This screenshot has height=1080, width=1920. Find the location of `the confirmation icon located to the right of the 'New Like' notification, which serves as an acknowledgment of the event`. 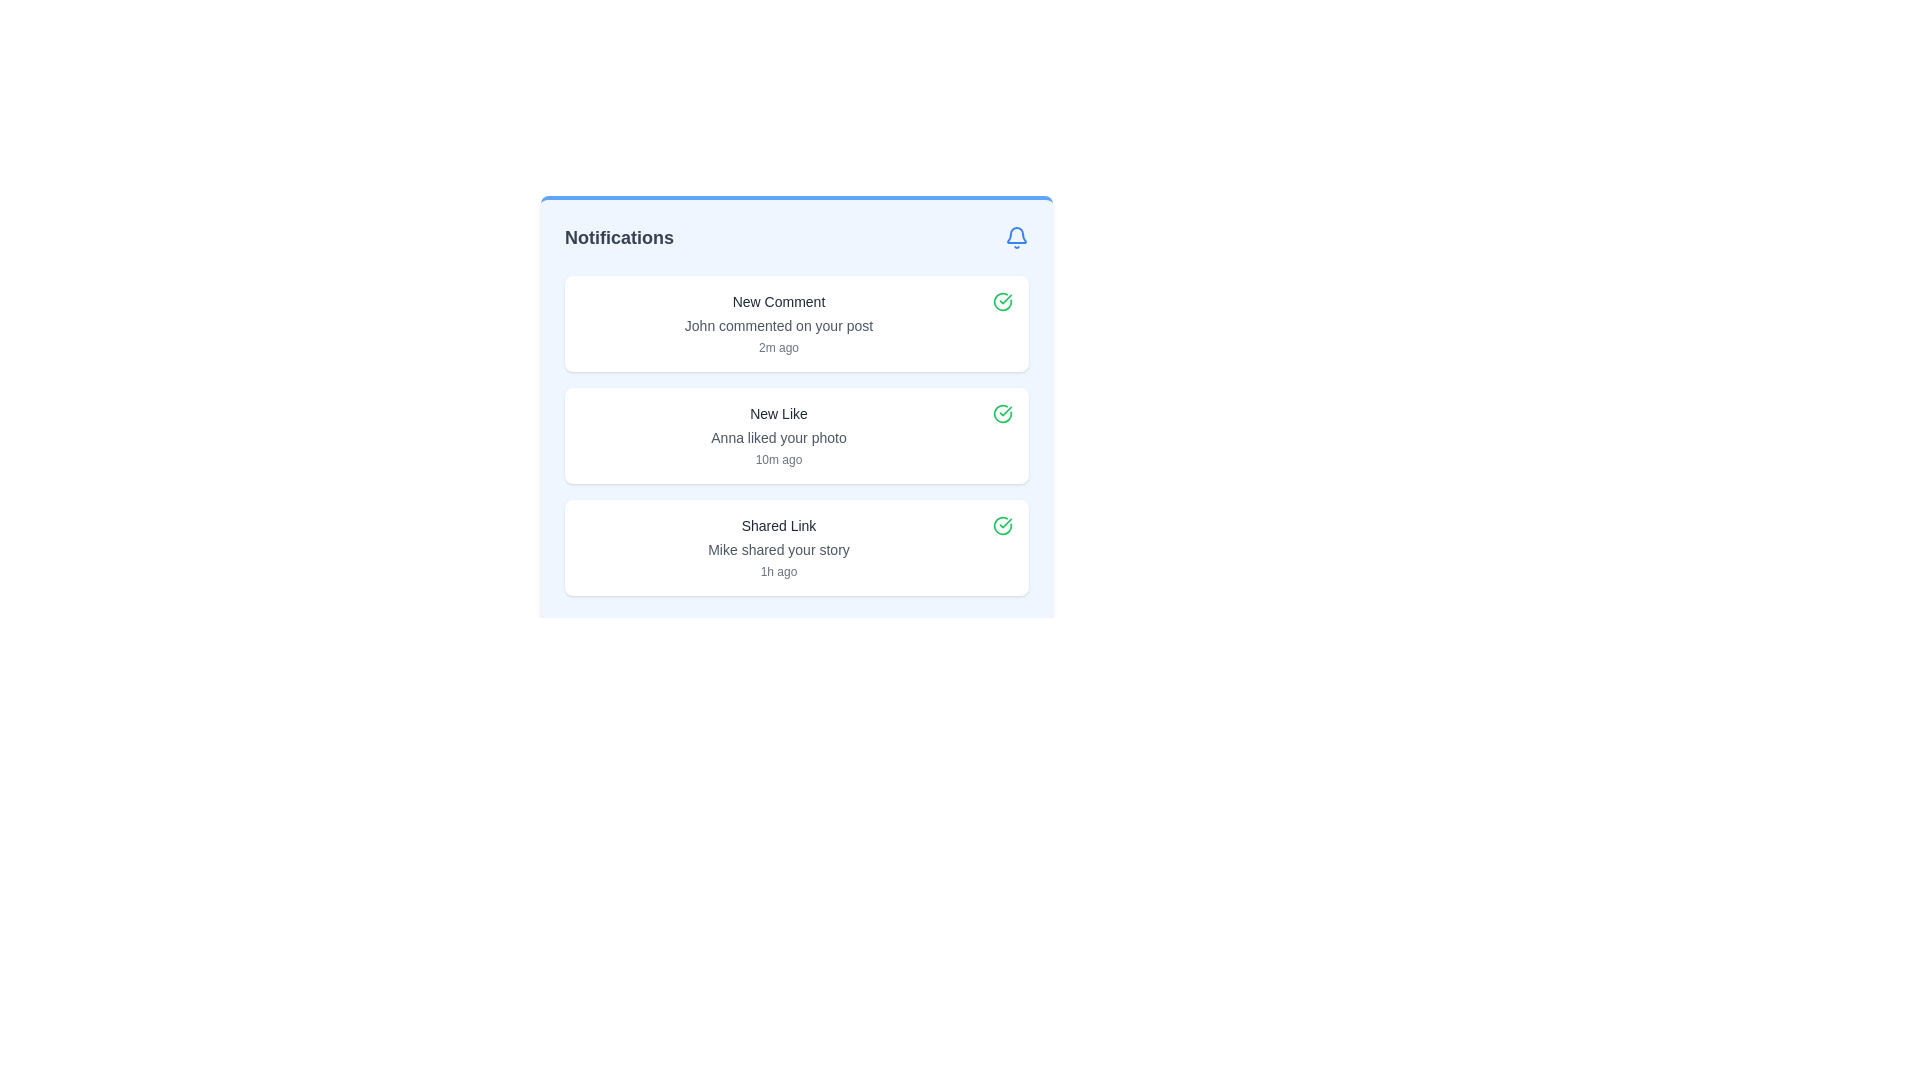

the confirmation icon located to the right of the 'New Like' notification, which serves as an acknowledgment of the event is located at coordinates (1003, 412).